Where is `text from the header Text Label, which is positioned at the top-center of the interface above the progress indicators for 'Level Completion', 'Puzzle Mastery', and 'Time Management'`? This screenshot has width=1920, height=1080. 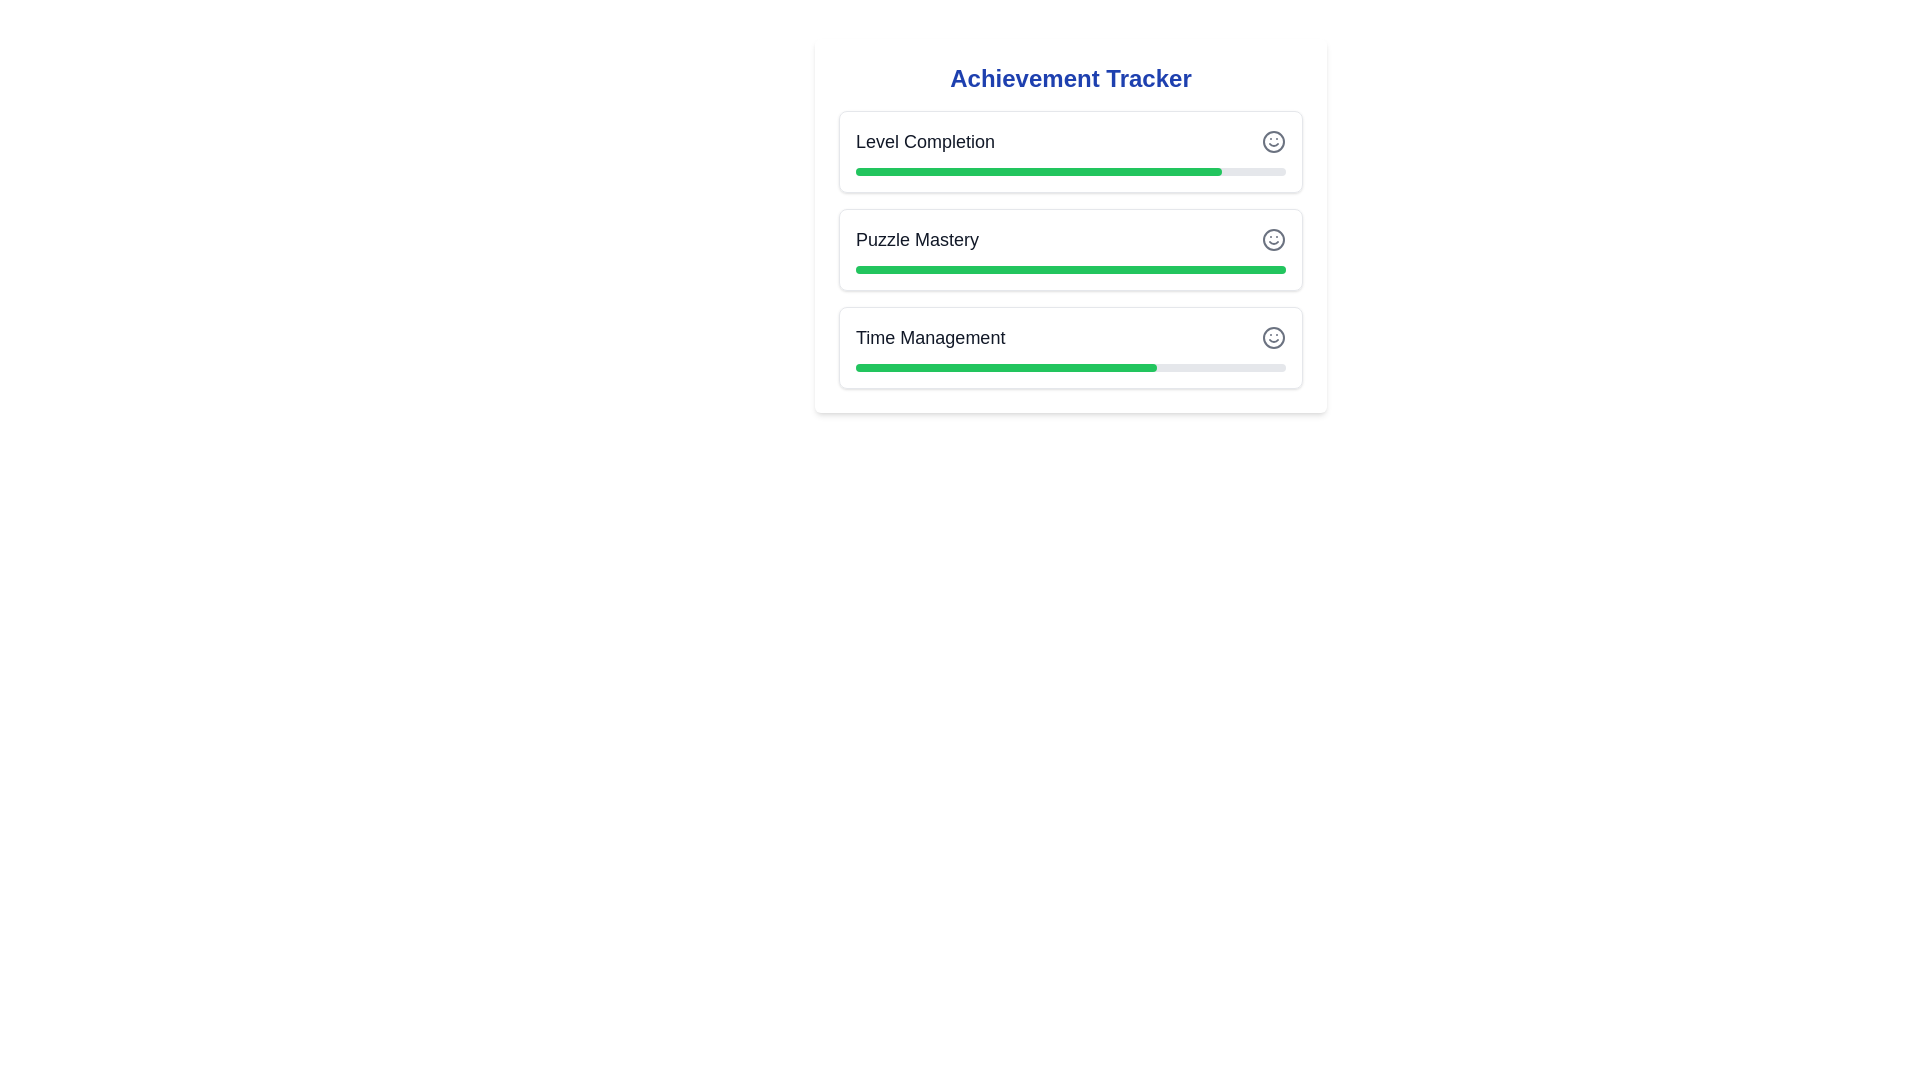 text from the header Text Label, which is positioned at the top-center of the interface above the progress indicators for 'Level Completion', 'Puzzle Mastery', and 'Time Management' is located at coordinates (1069, 77).